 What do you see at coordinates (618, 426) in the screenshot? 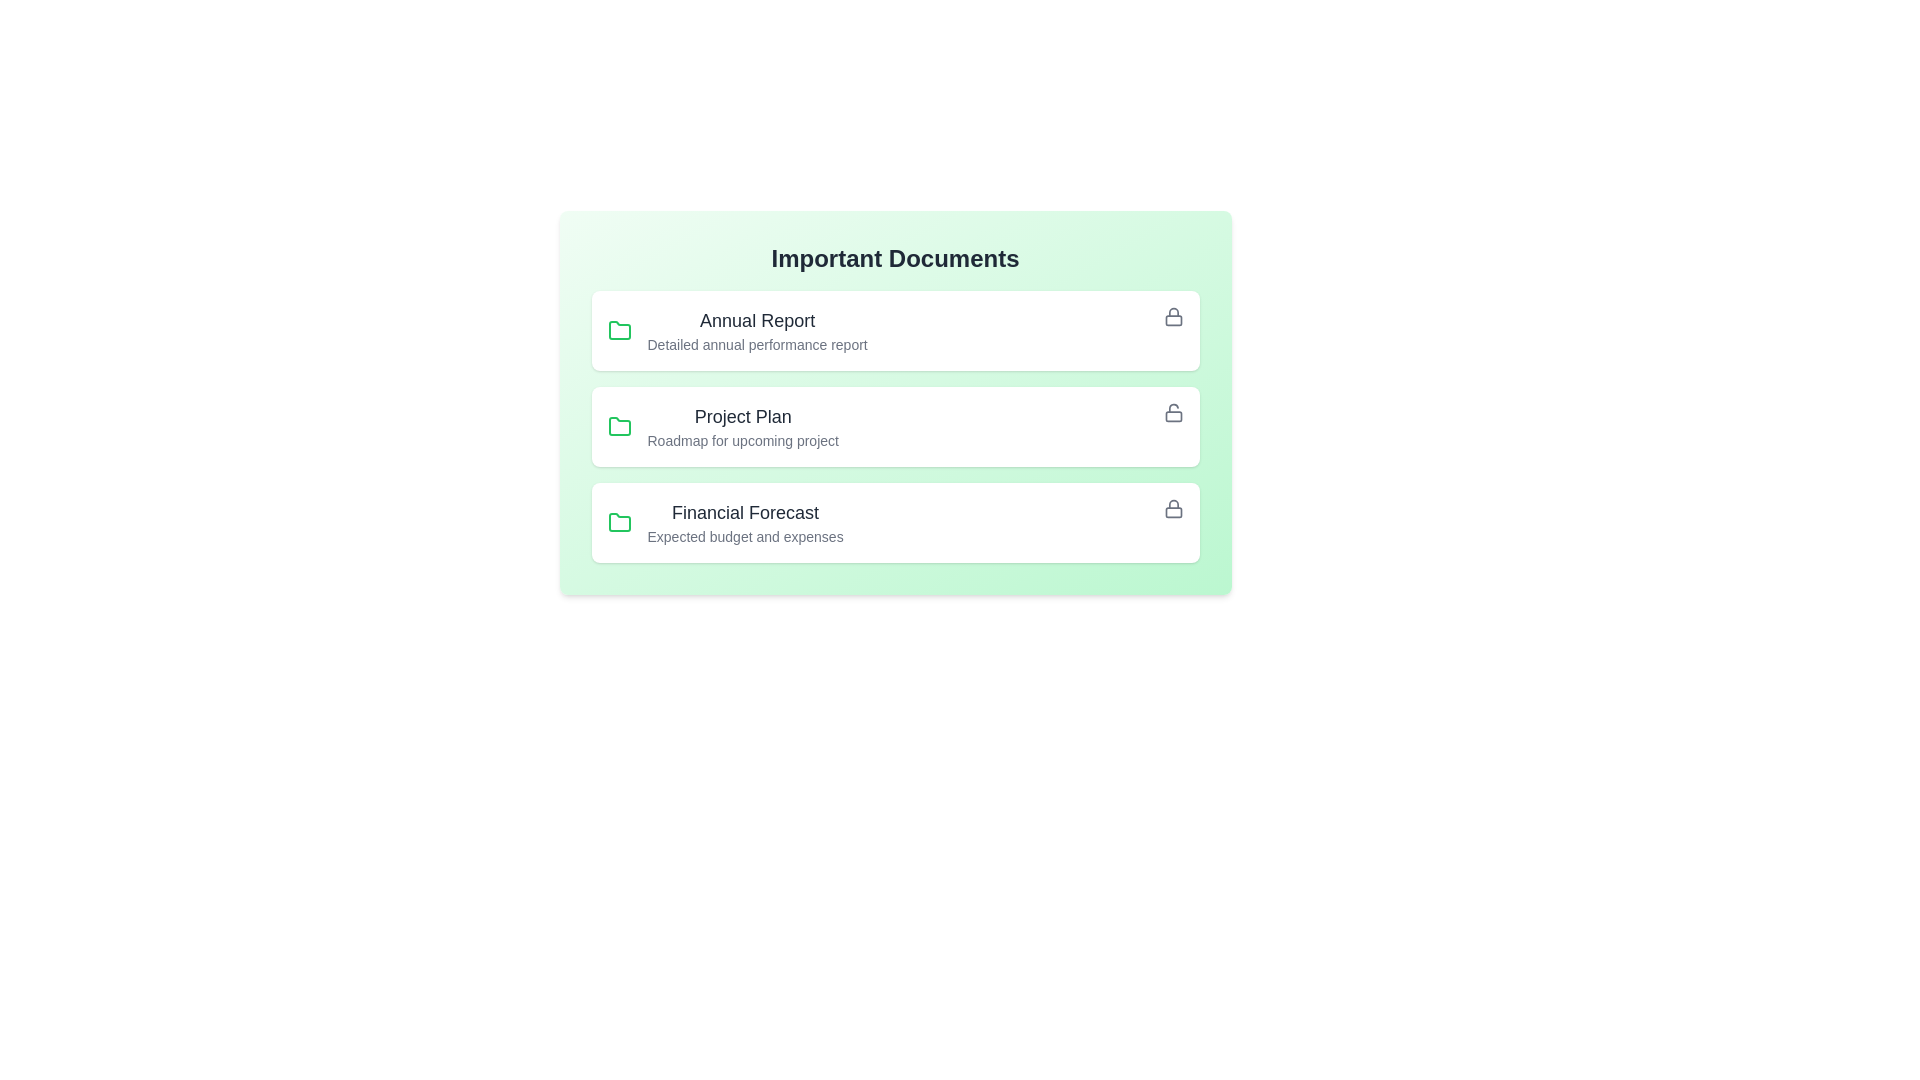
I see `the folder icon corresponding to the document titled Project Plan` at bounding box center [618, 426].